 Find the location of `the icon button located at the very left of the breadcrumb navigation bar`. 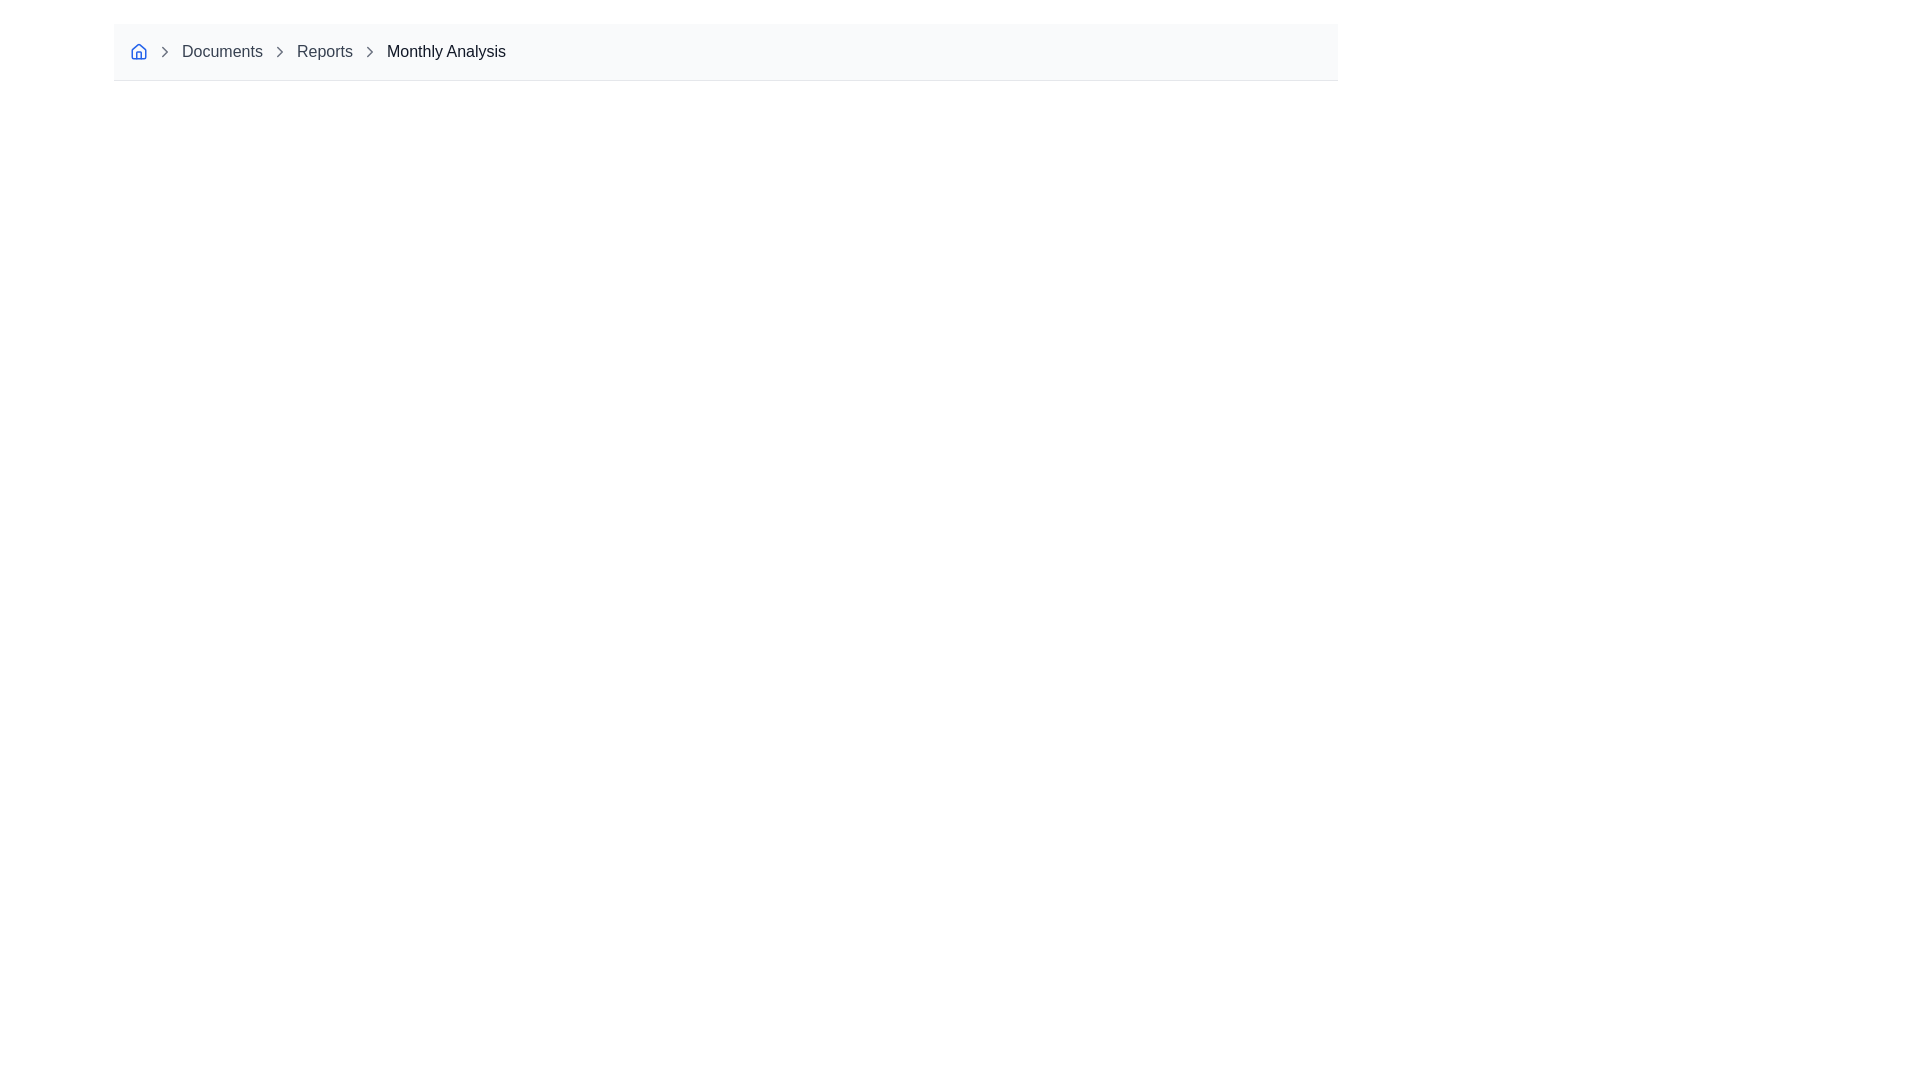

the icon button located at the very left of the breadcrumb navigation bar is located at coordinates (138, 50).